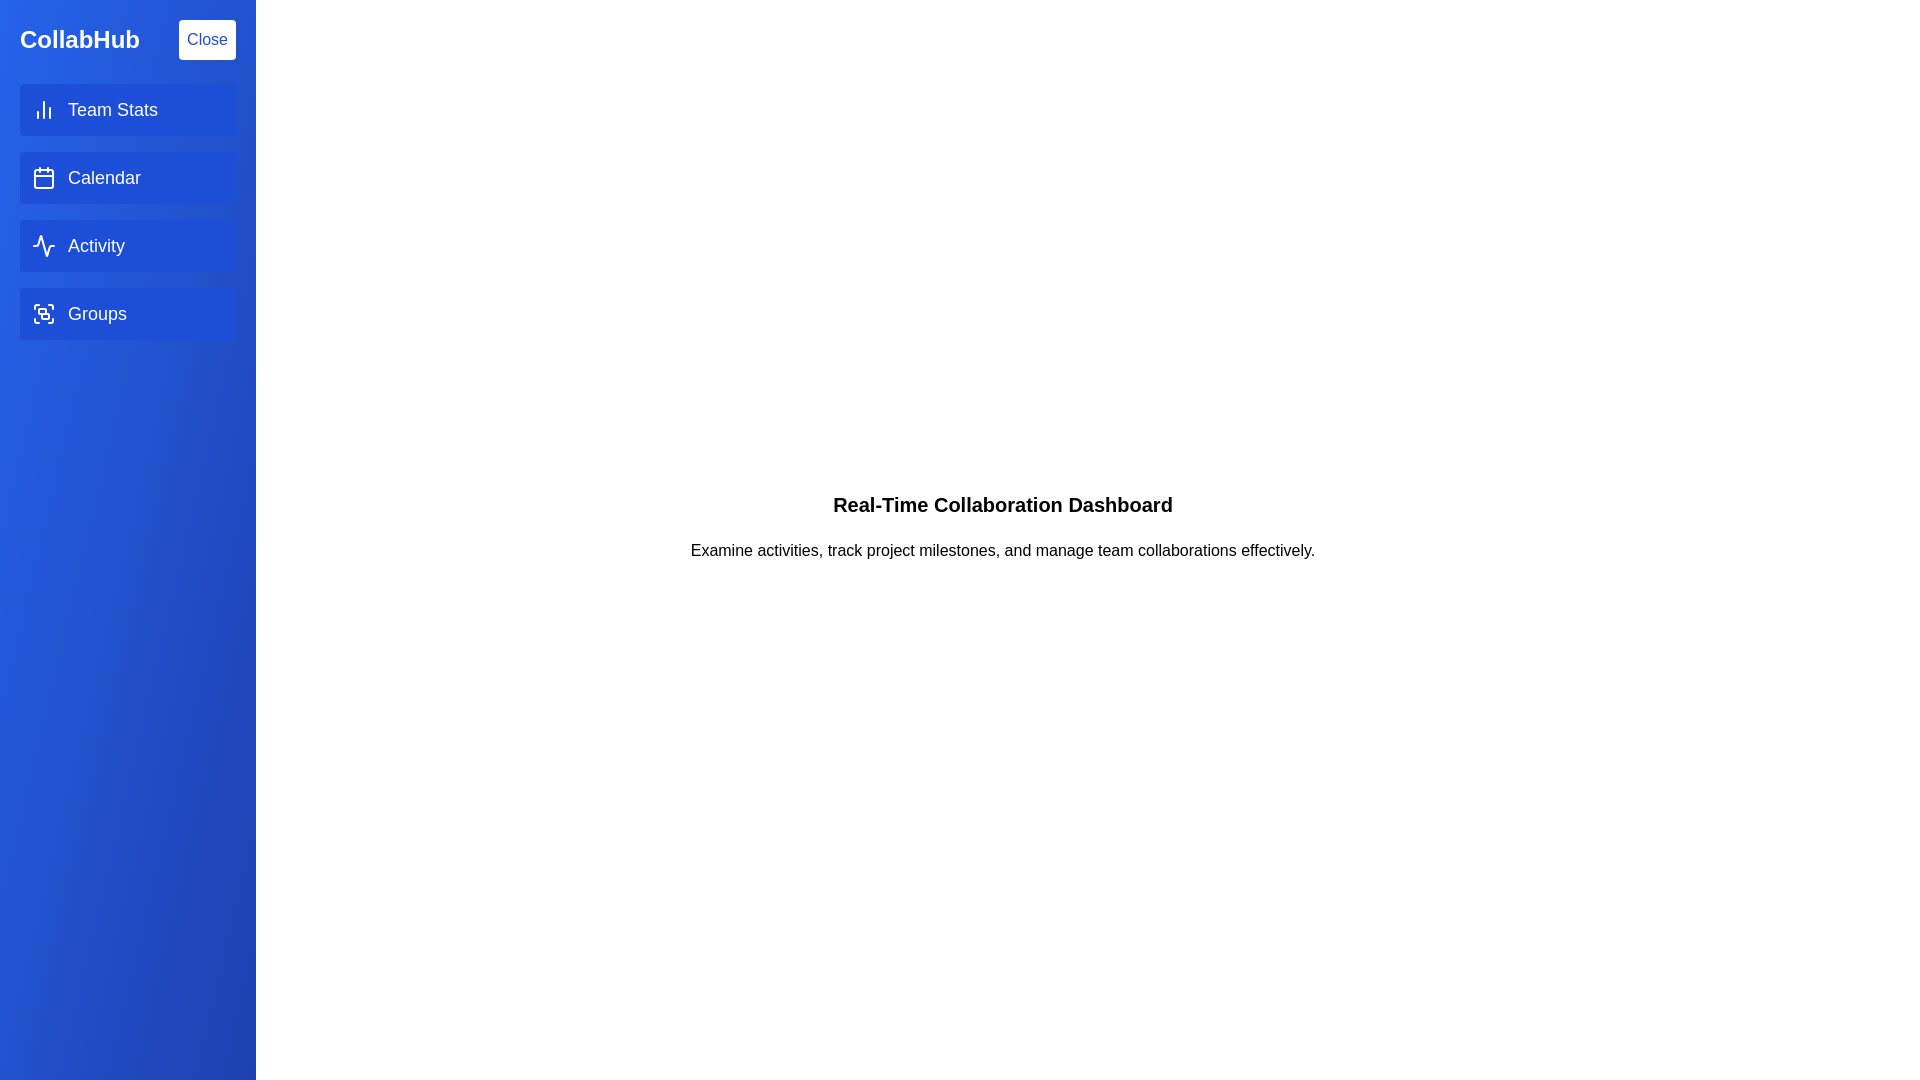  What do you see at coordinates (127, 245) in the screenshot?
I see `the menu item Activity to observe visual feedback` at bounding box center [127, 245].